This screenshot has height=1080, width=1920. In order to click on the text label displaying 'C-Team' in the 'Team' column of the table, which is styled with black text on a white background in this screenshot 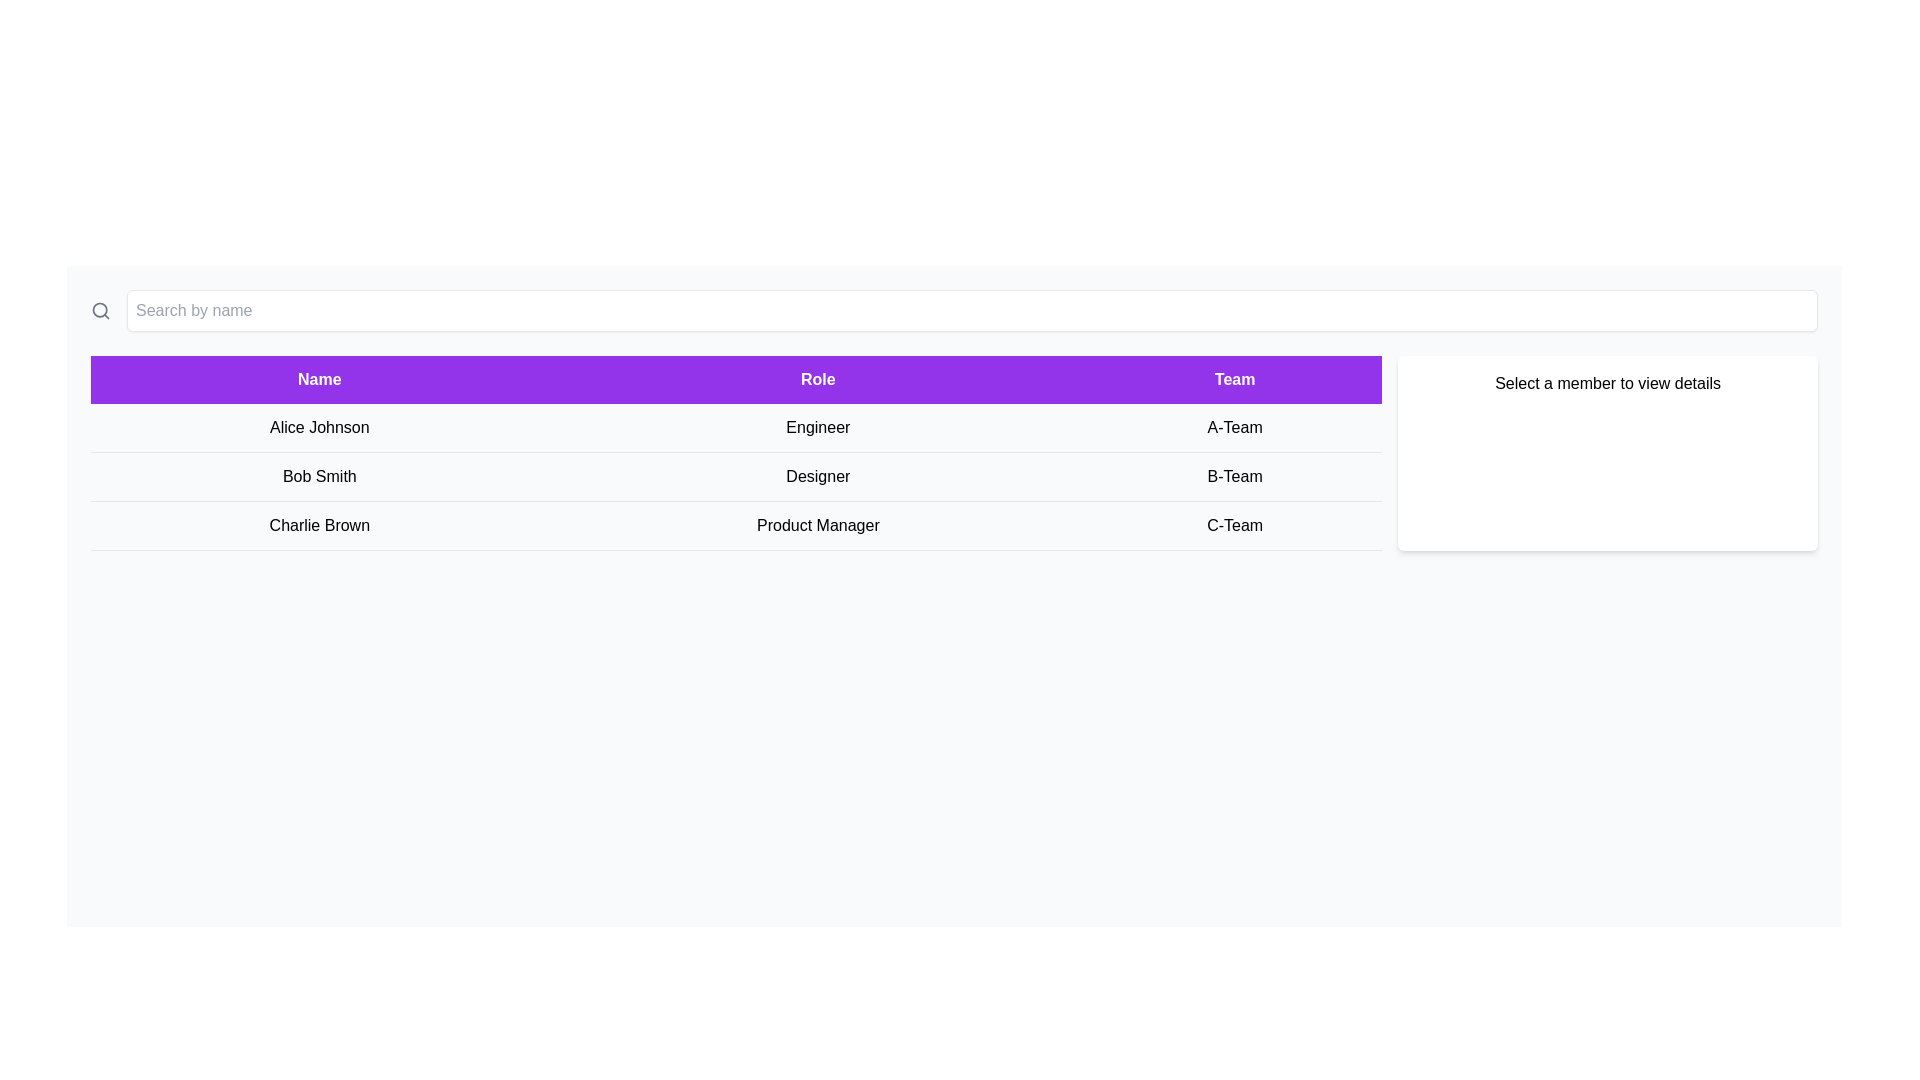, I will do `click(1234, 524)`.